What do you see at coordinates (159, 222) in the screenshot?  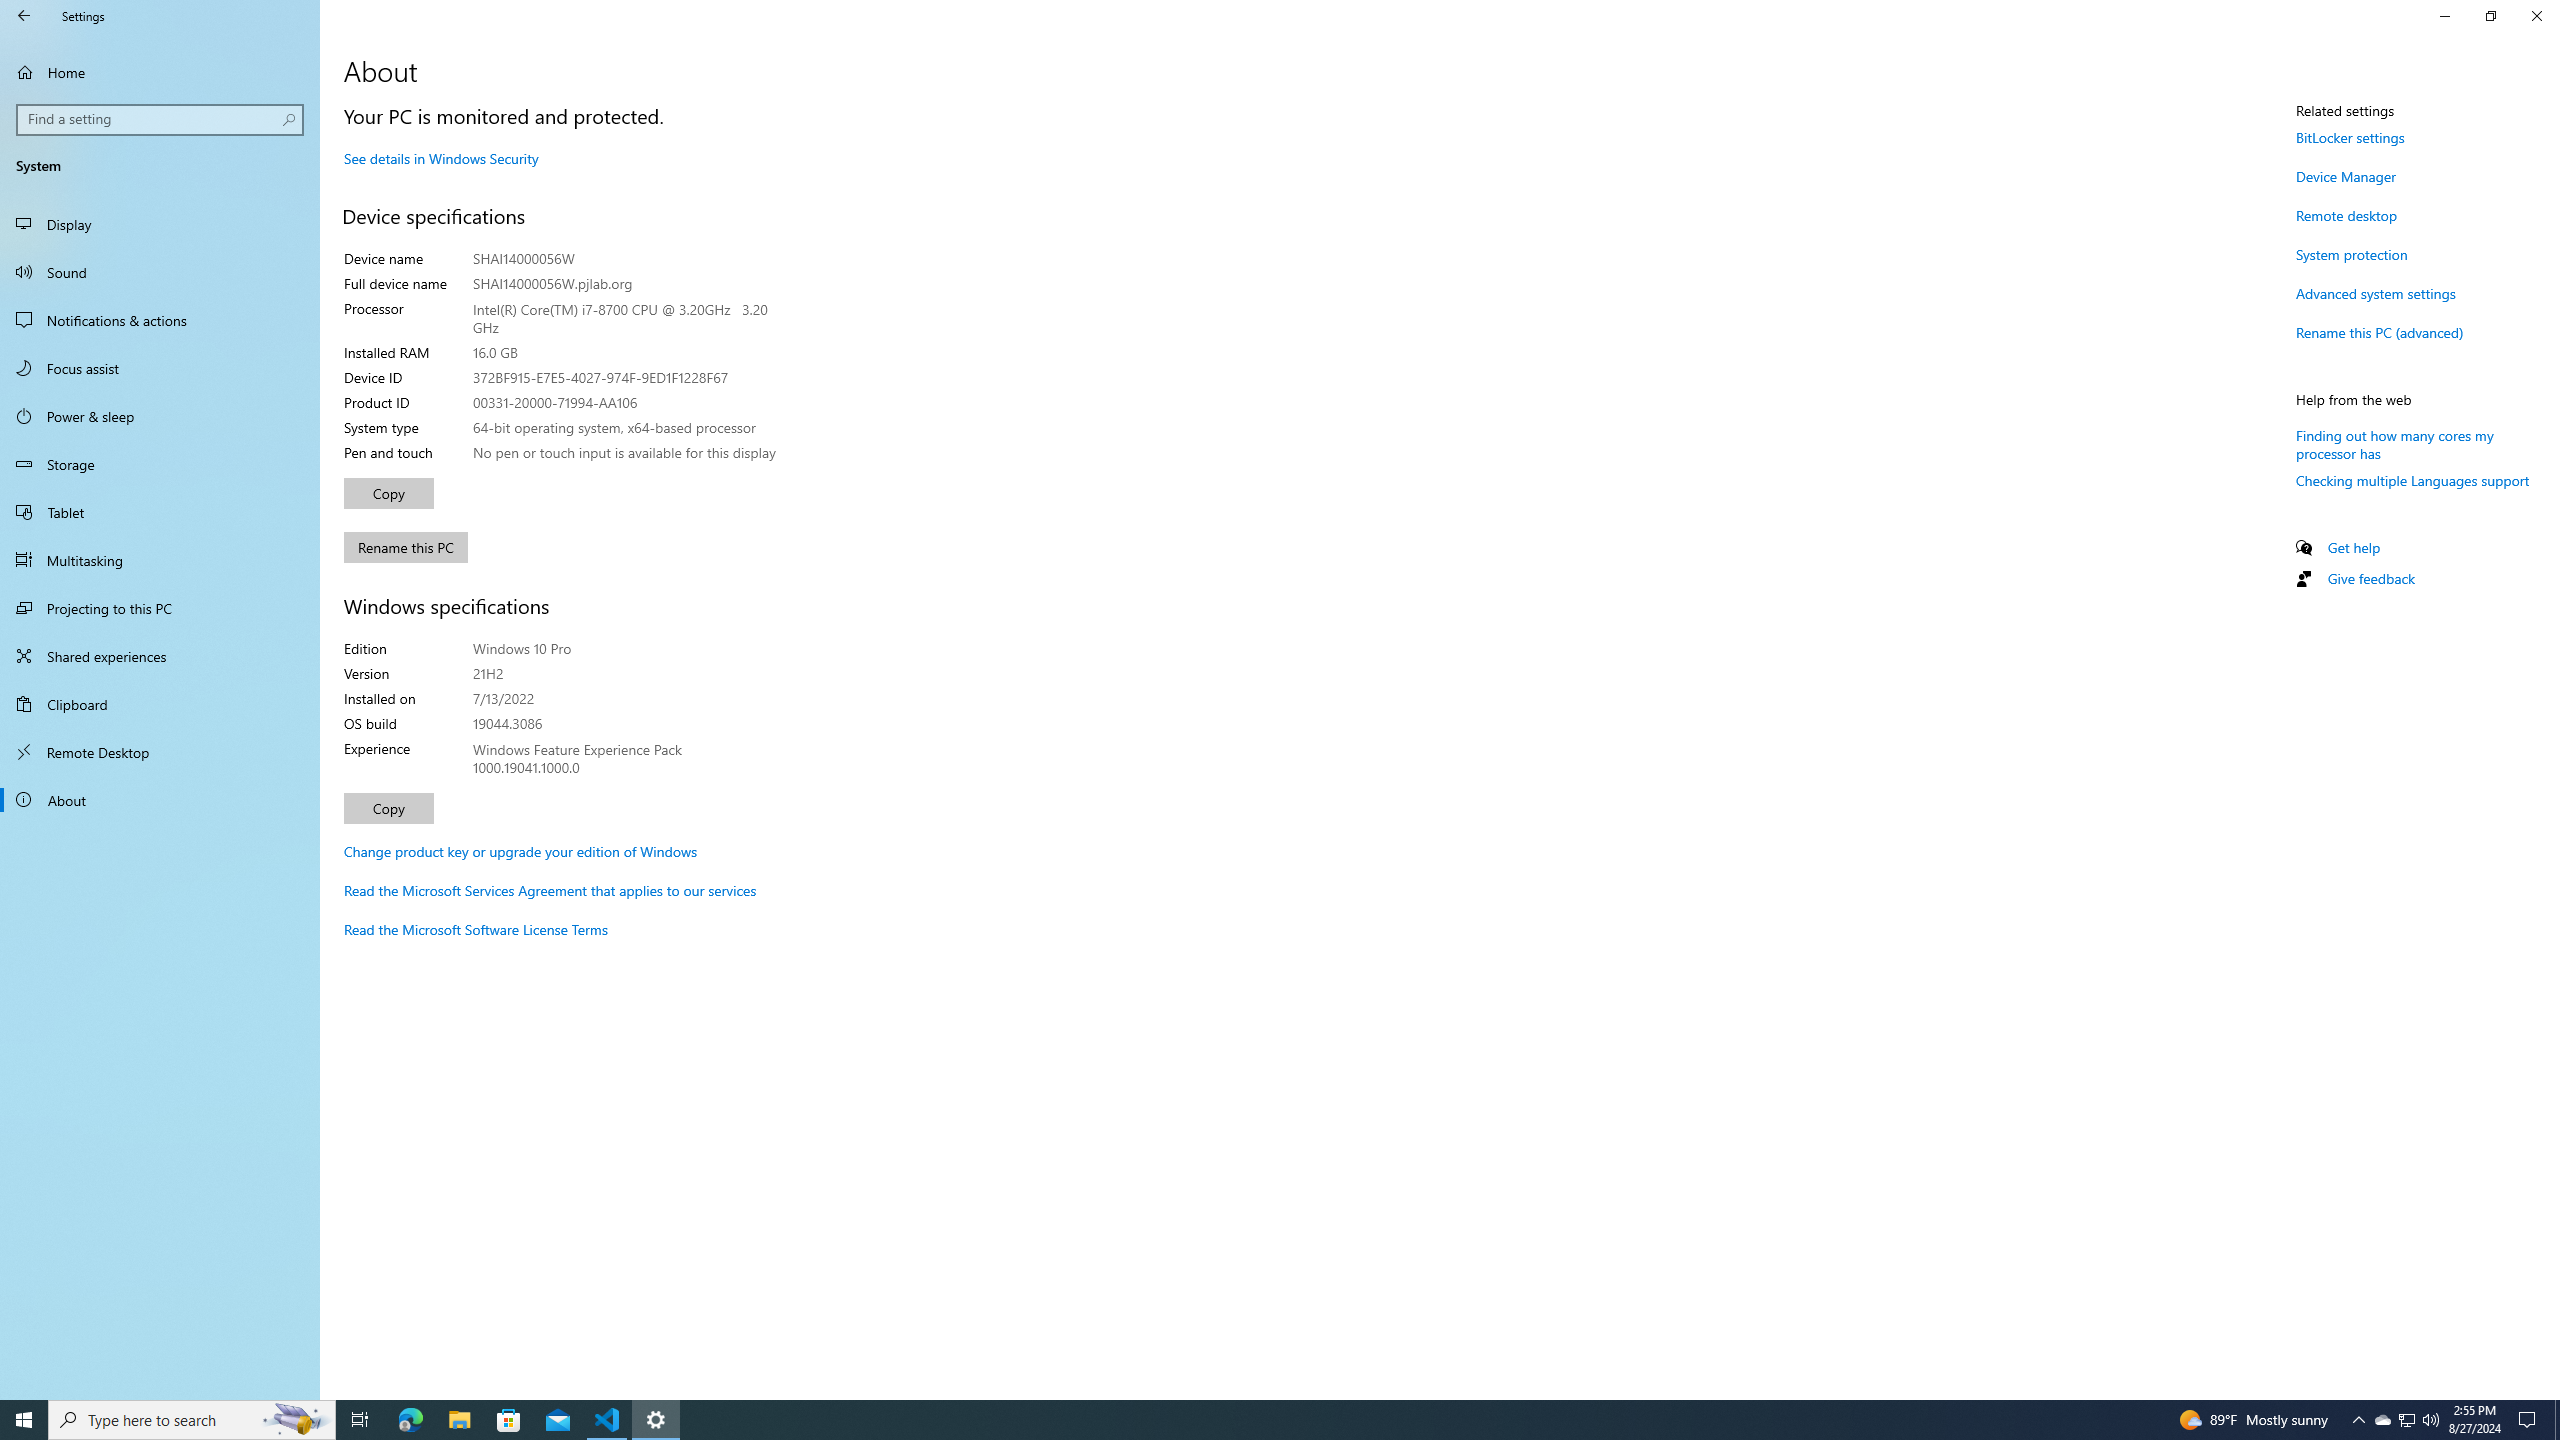 I see `'Display'` at bounding box center [159, 222].